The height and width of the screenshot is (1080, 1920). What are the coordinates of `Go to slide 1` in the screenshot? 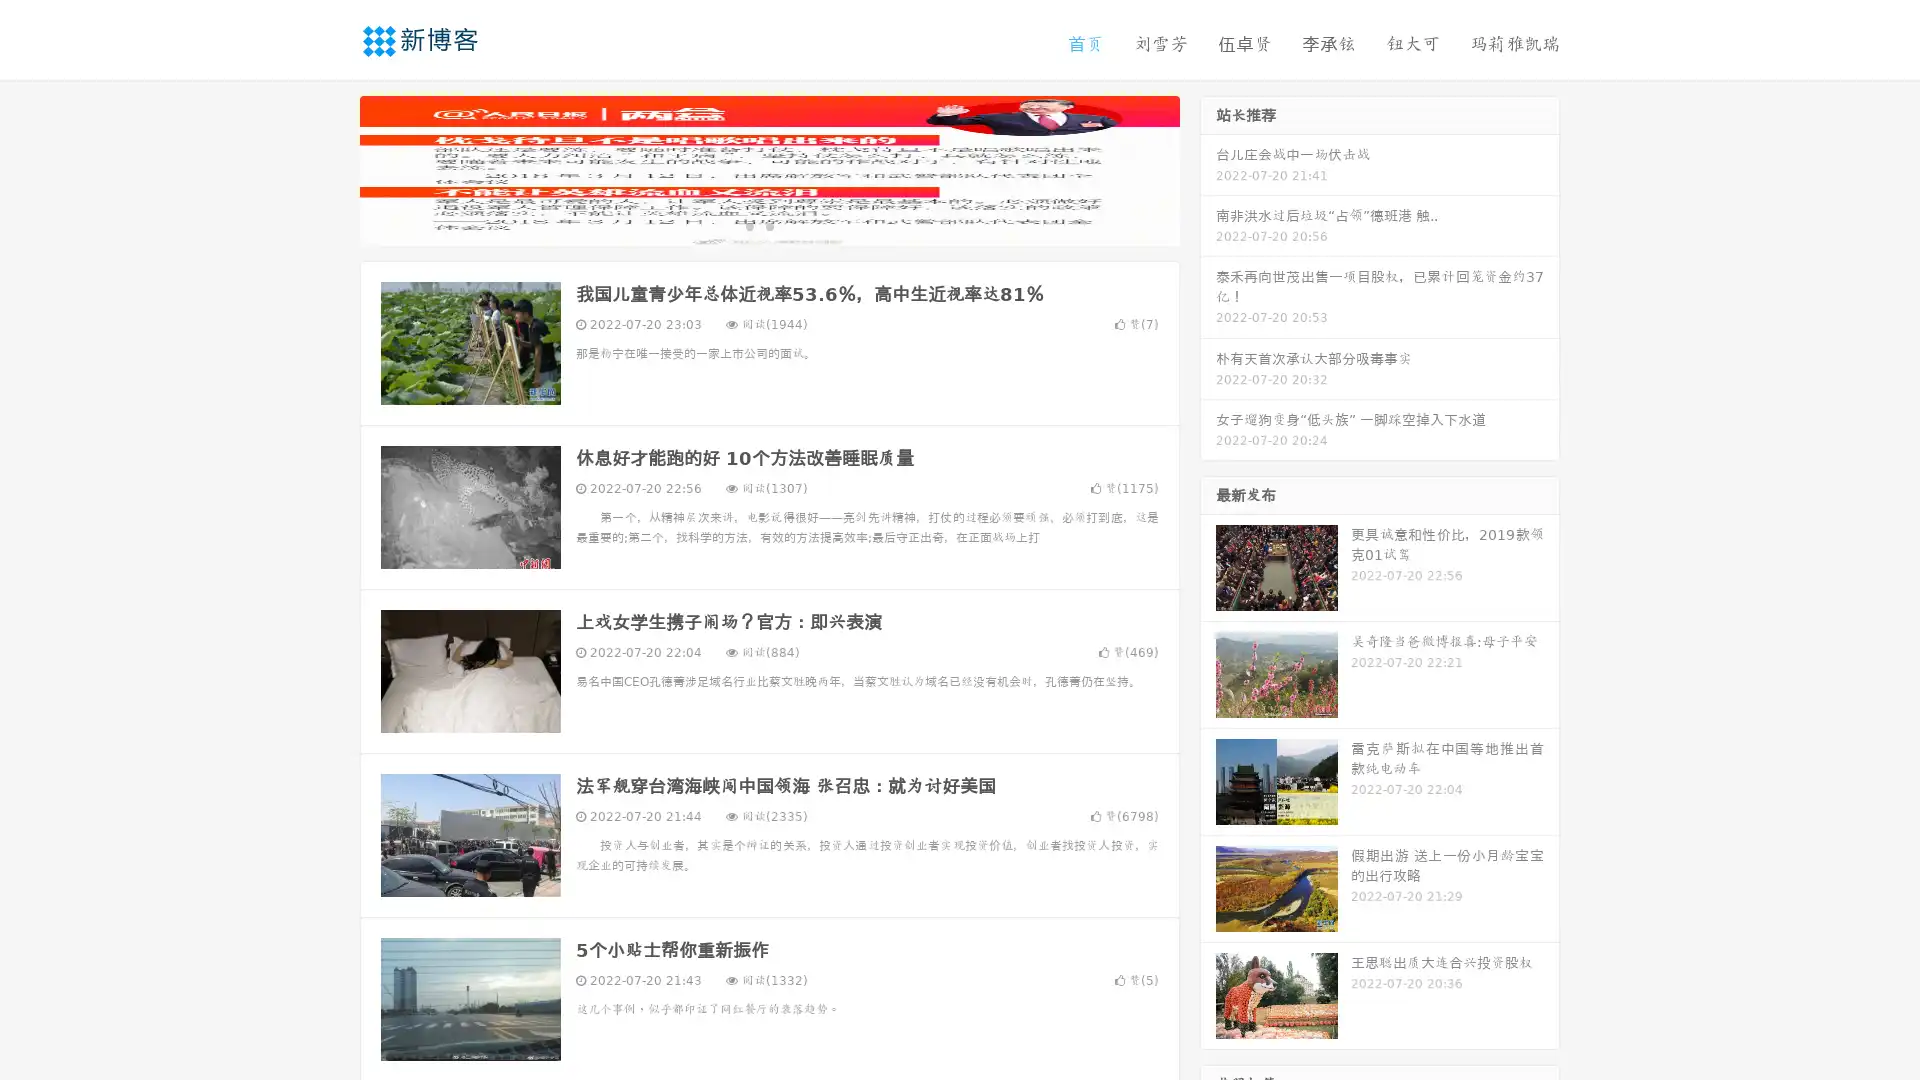 It's located at (748, 225).